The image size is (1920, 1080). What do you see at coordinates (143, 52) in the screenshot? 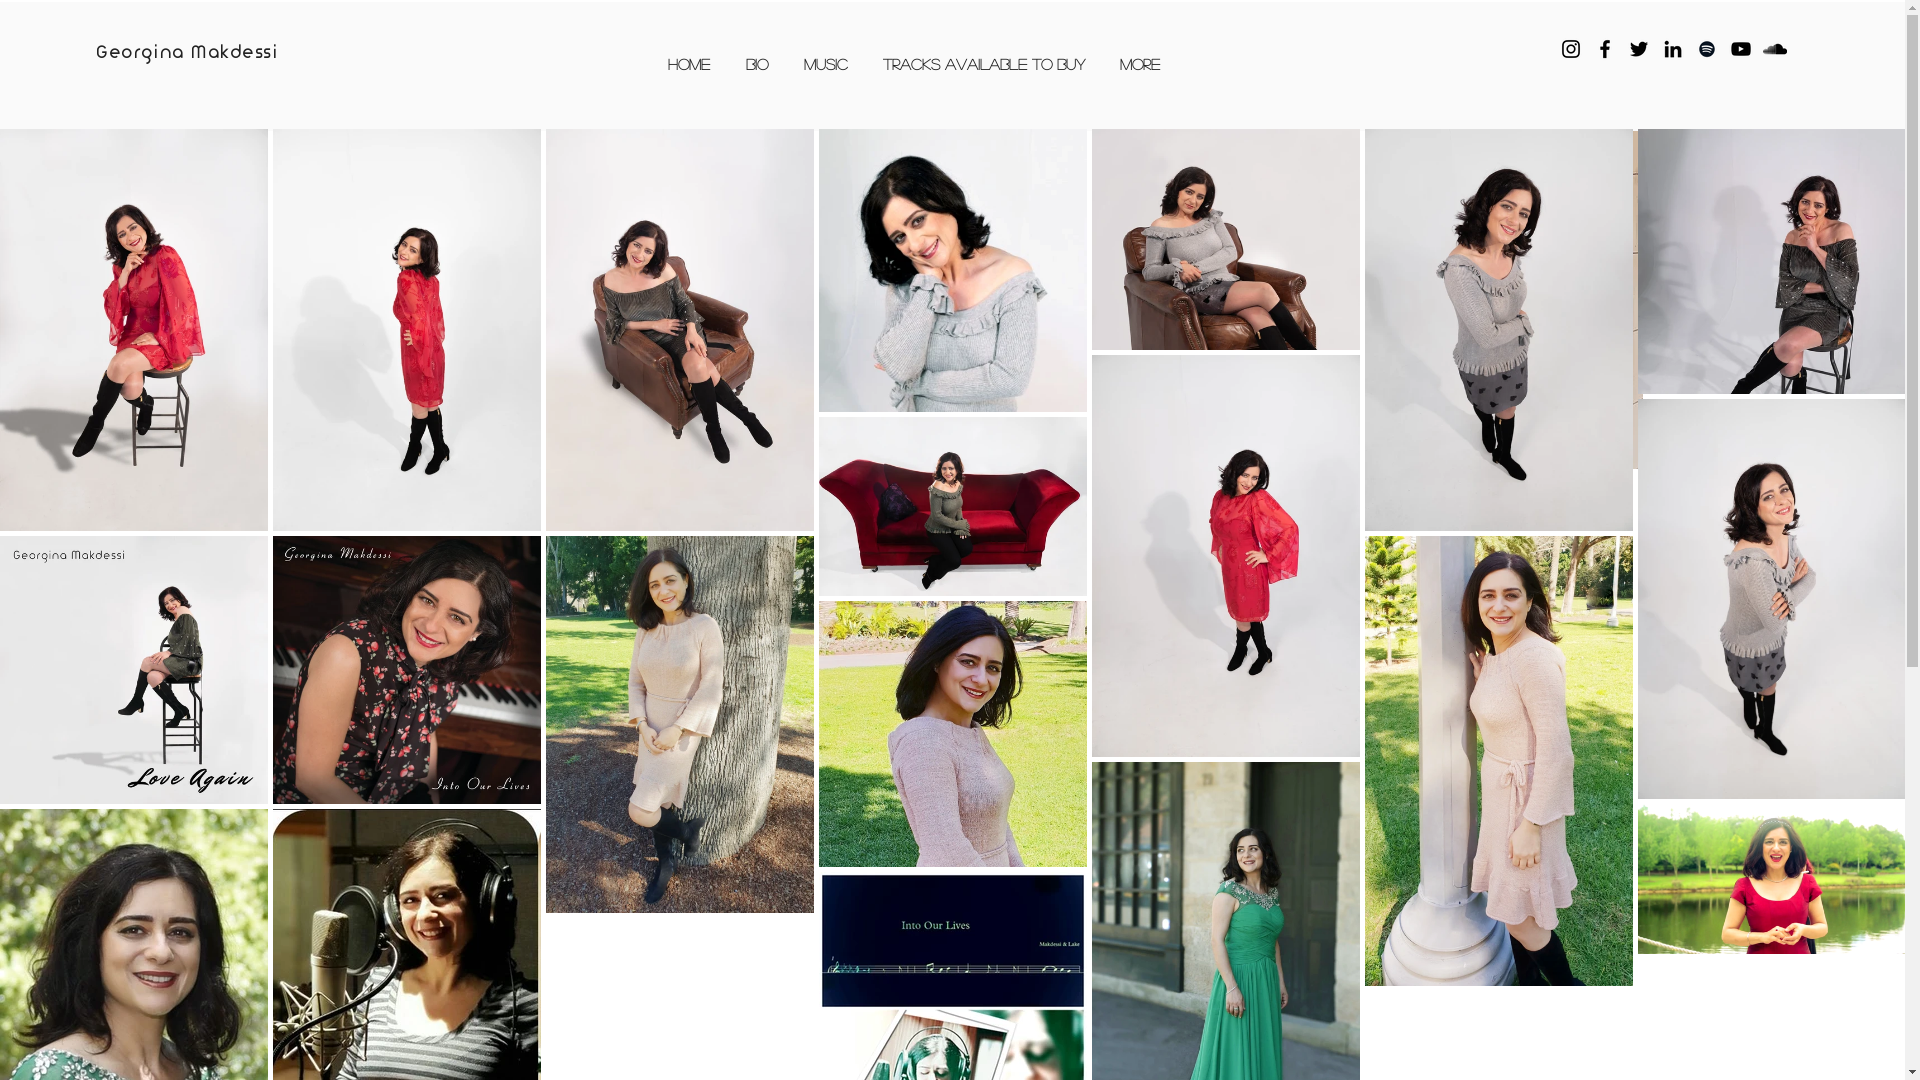
I see `'Georgina '` at bounding box center [143, 52].